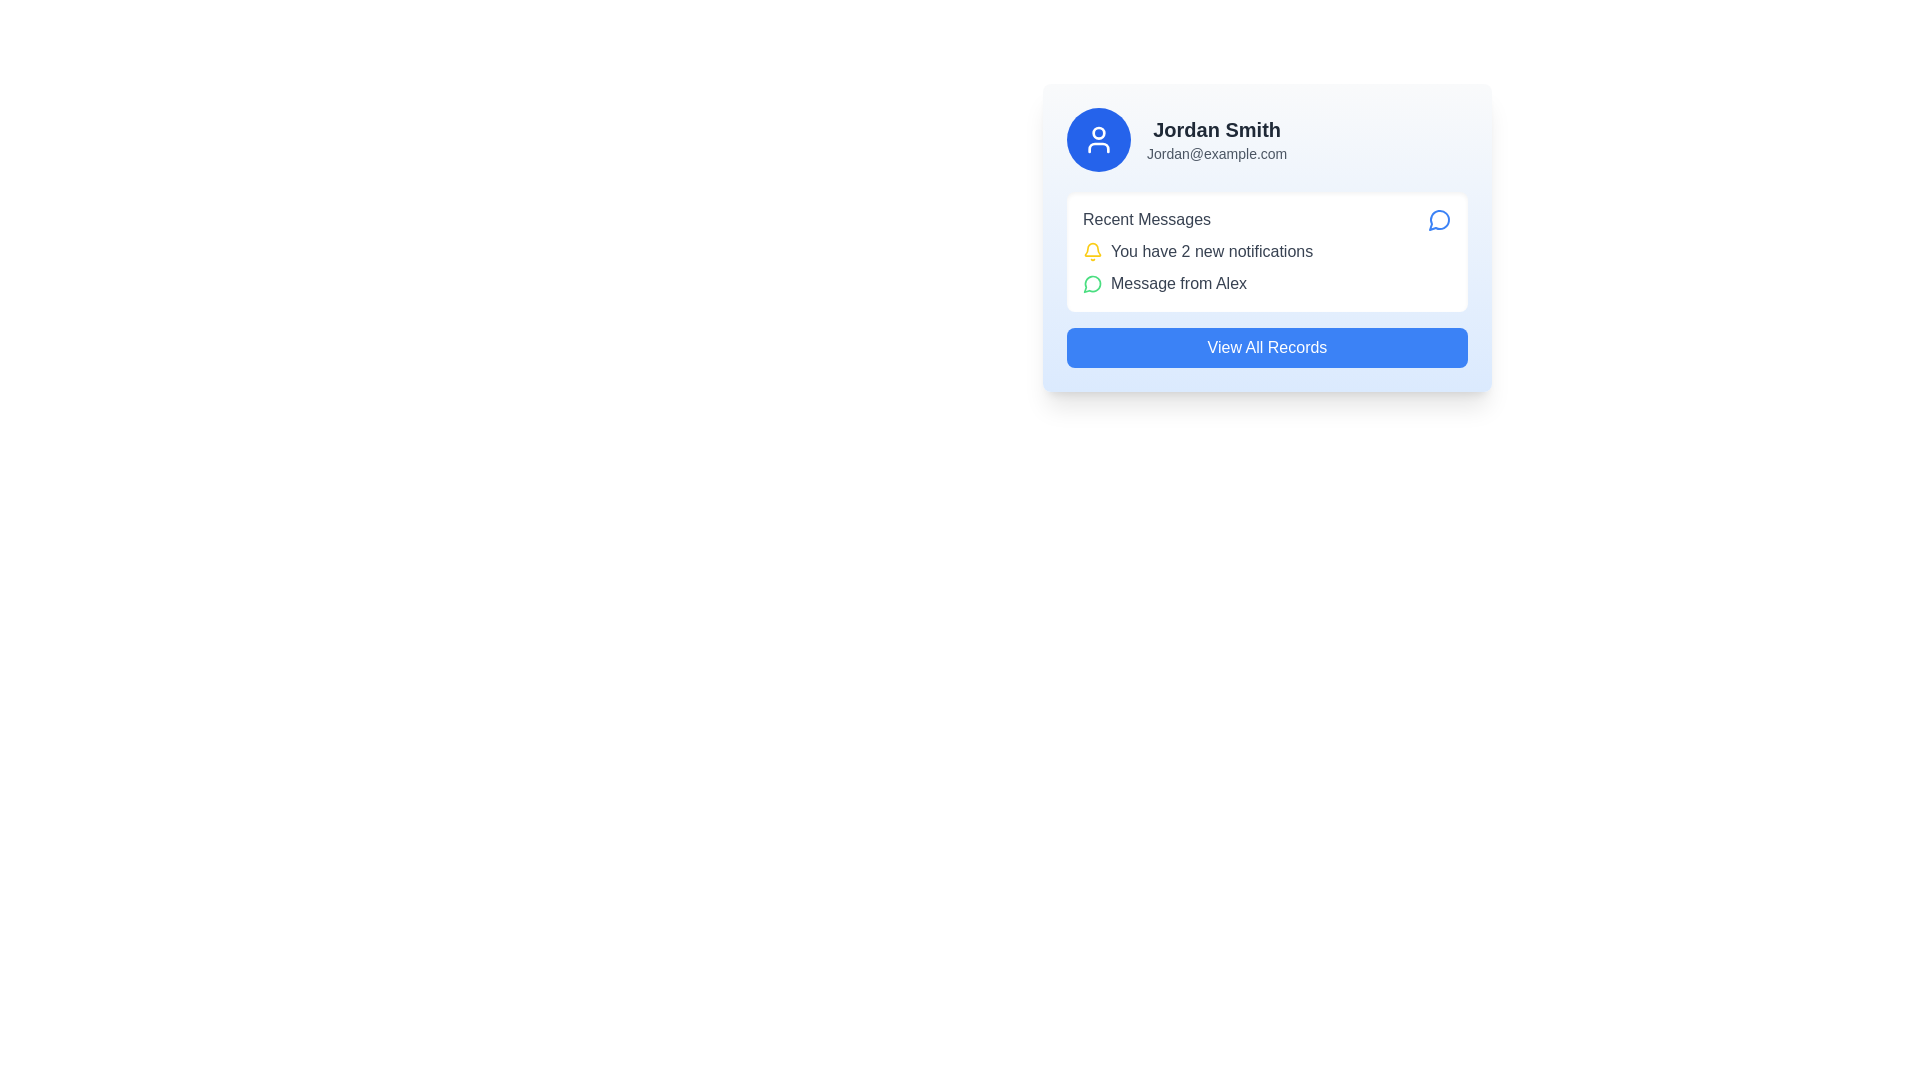 The image size is (1920, 1080). I want to click on the notification text 'You have 2 new notifications', so click(1266, 250).